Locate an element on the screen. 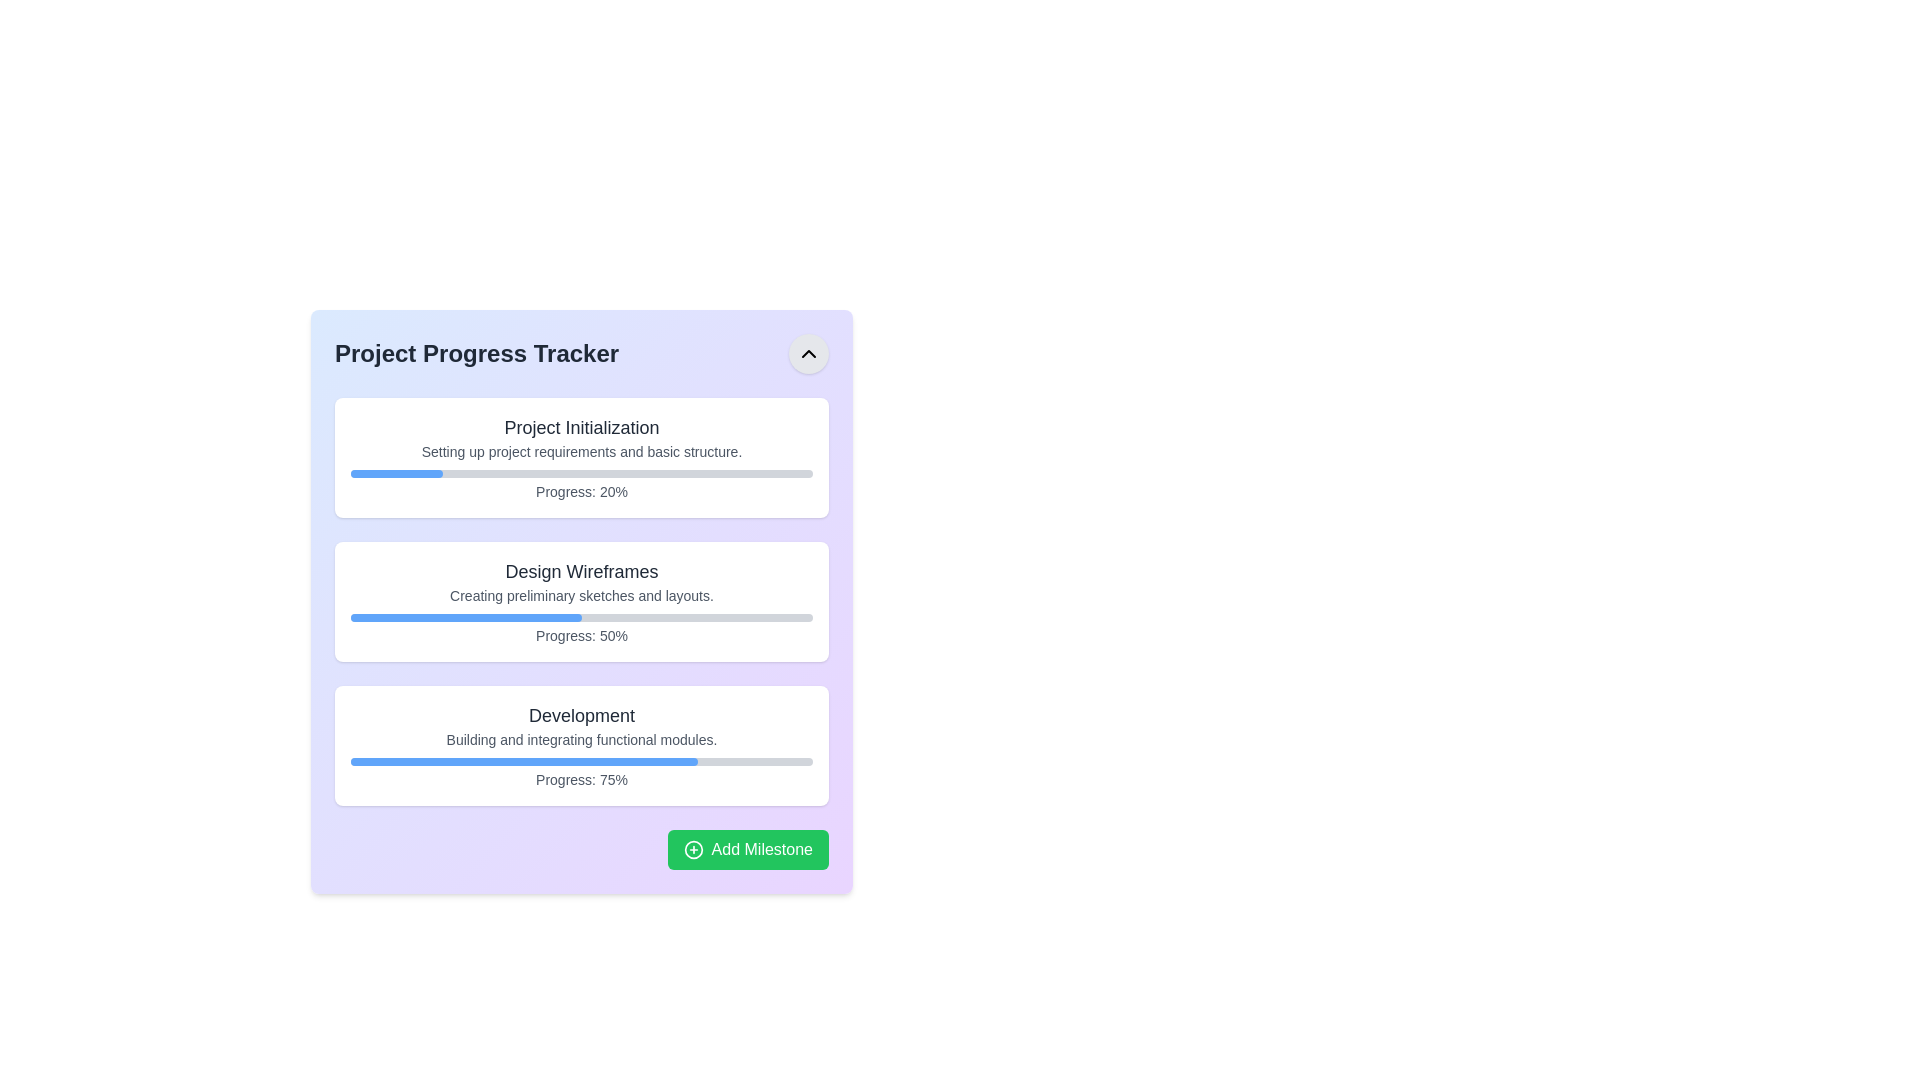 This screenshot has width=1920, height=1080. the text label that serves as a heading for project progress tracking, located at the top left of the interface, above a circular interactive button is located at coordinates (476, 353).